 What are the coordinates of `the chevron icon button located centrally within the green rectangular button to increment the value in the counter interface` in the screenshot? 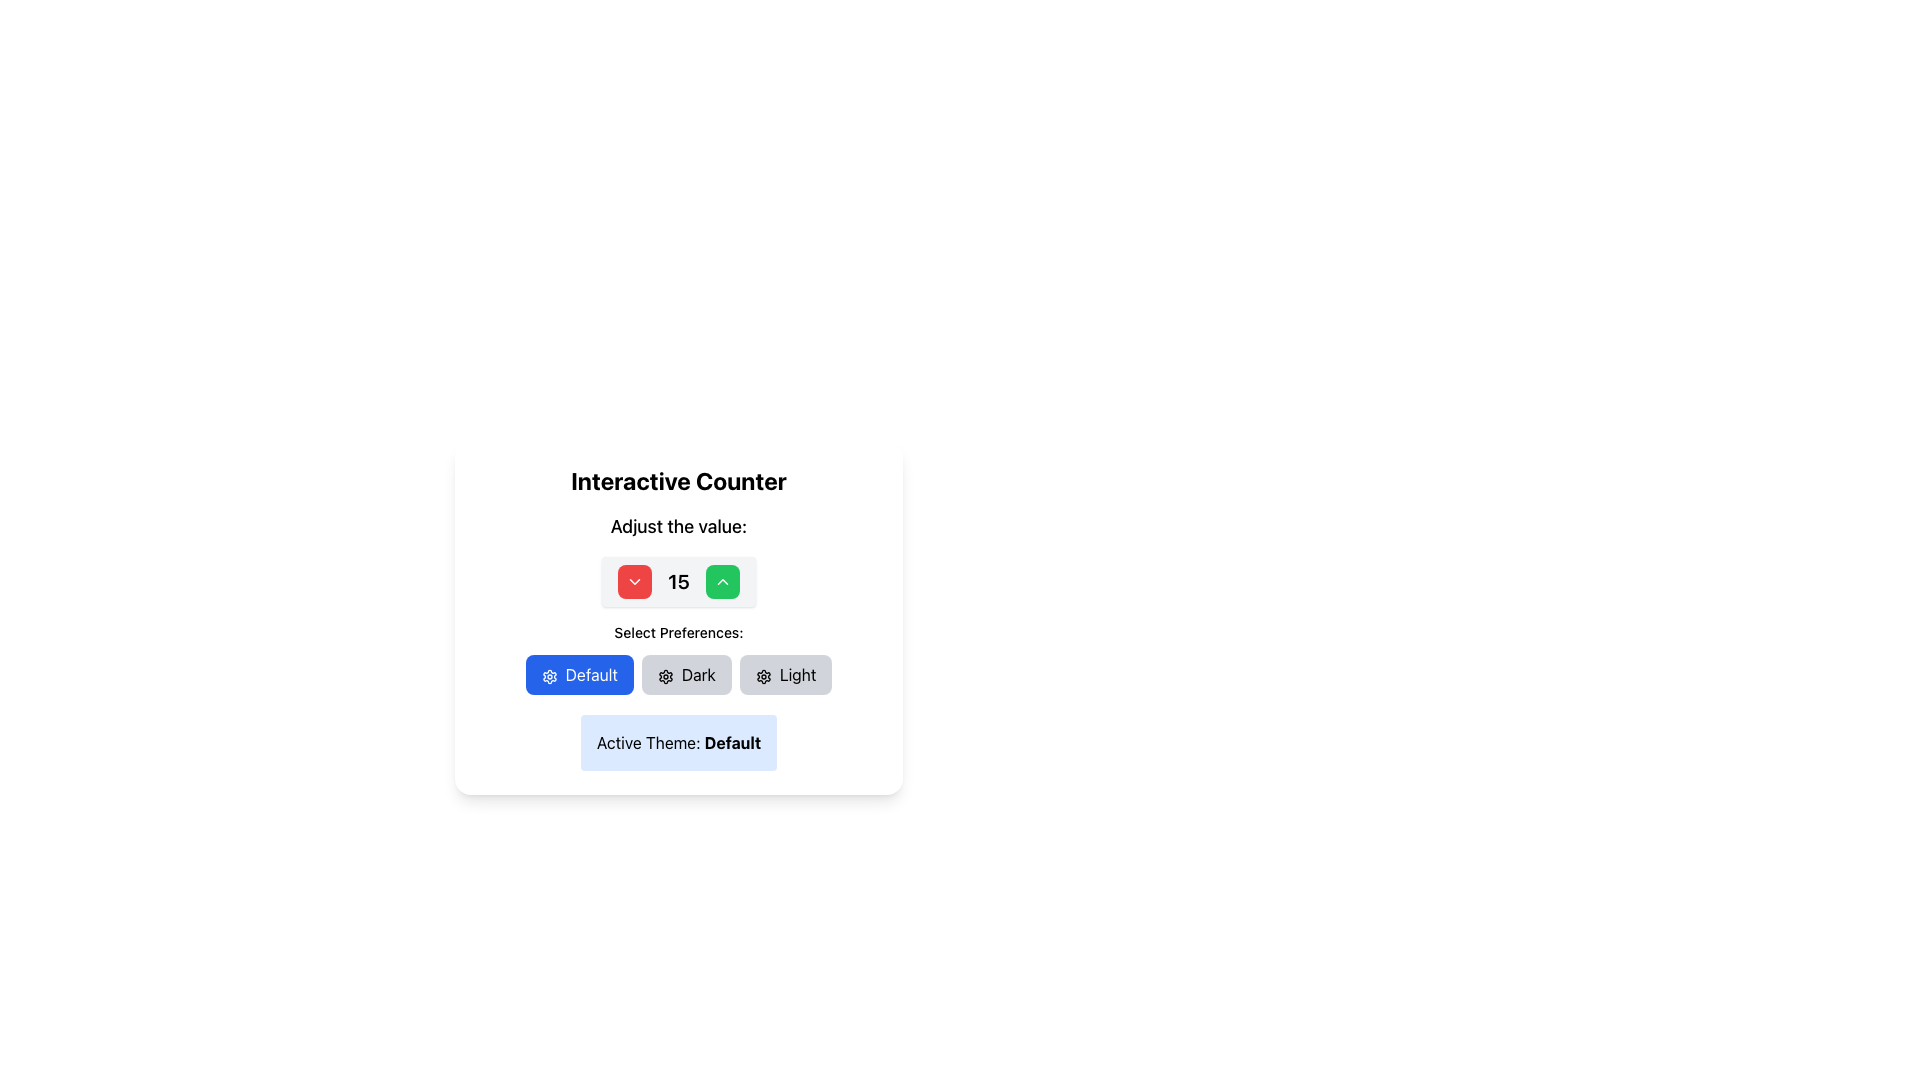 It's located at (721, 582).